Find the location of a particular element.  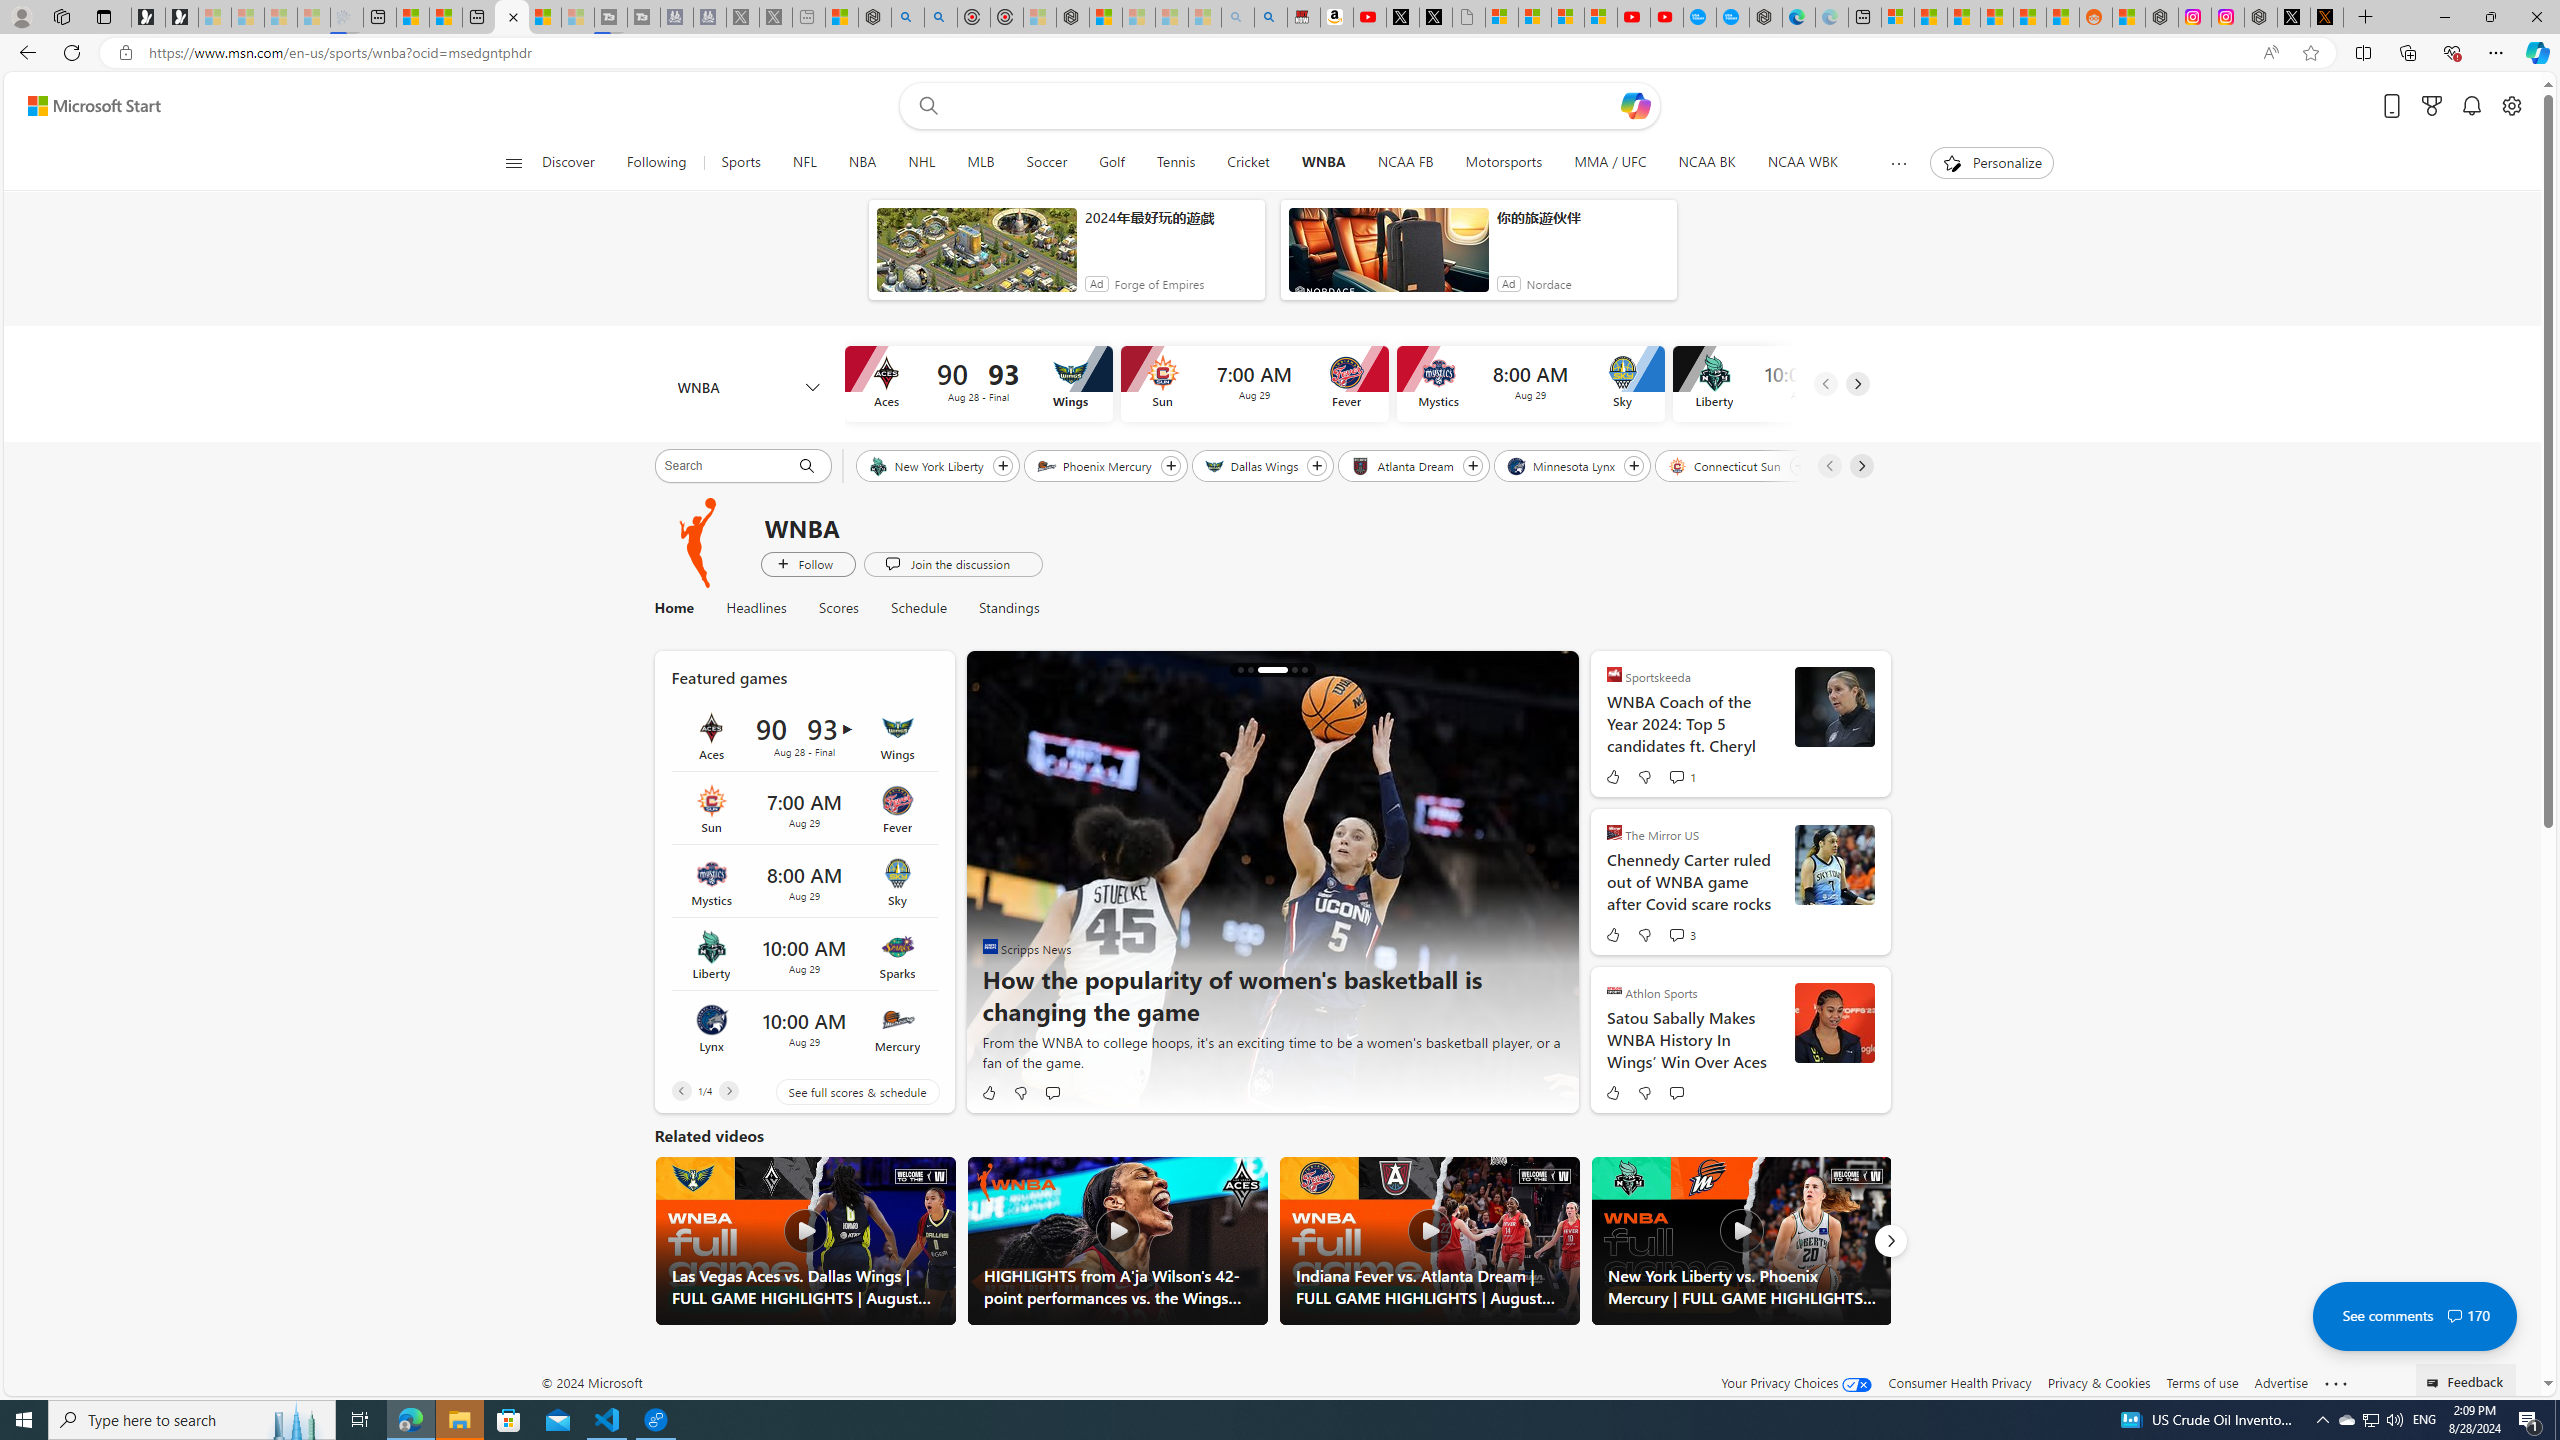

'NCAA WBK' is located at coordinates (1801, 162).